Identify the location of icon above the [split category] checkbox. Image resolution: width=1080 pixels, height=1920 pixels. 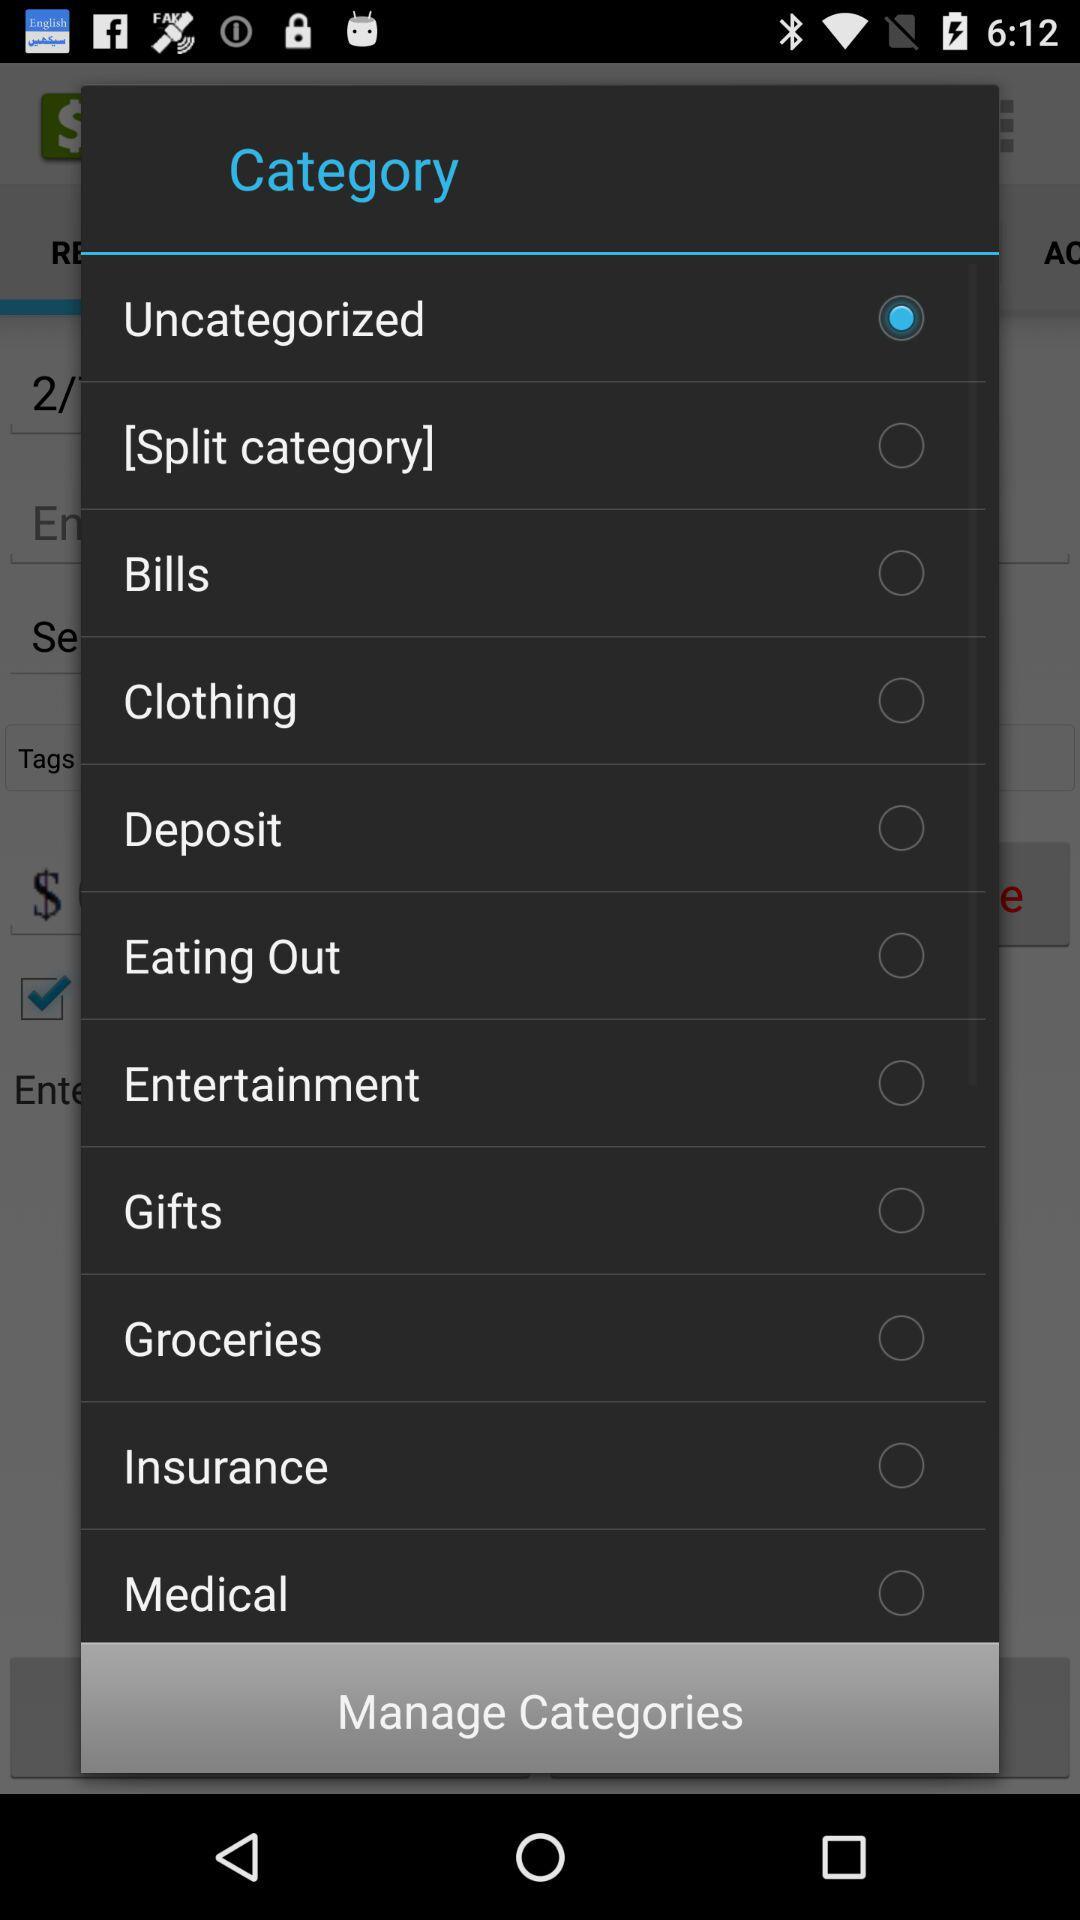
(532, 316).